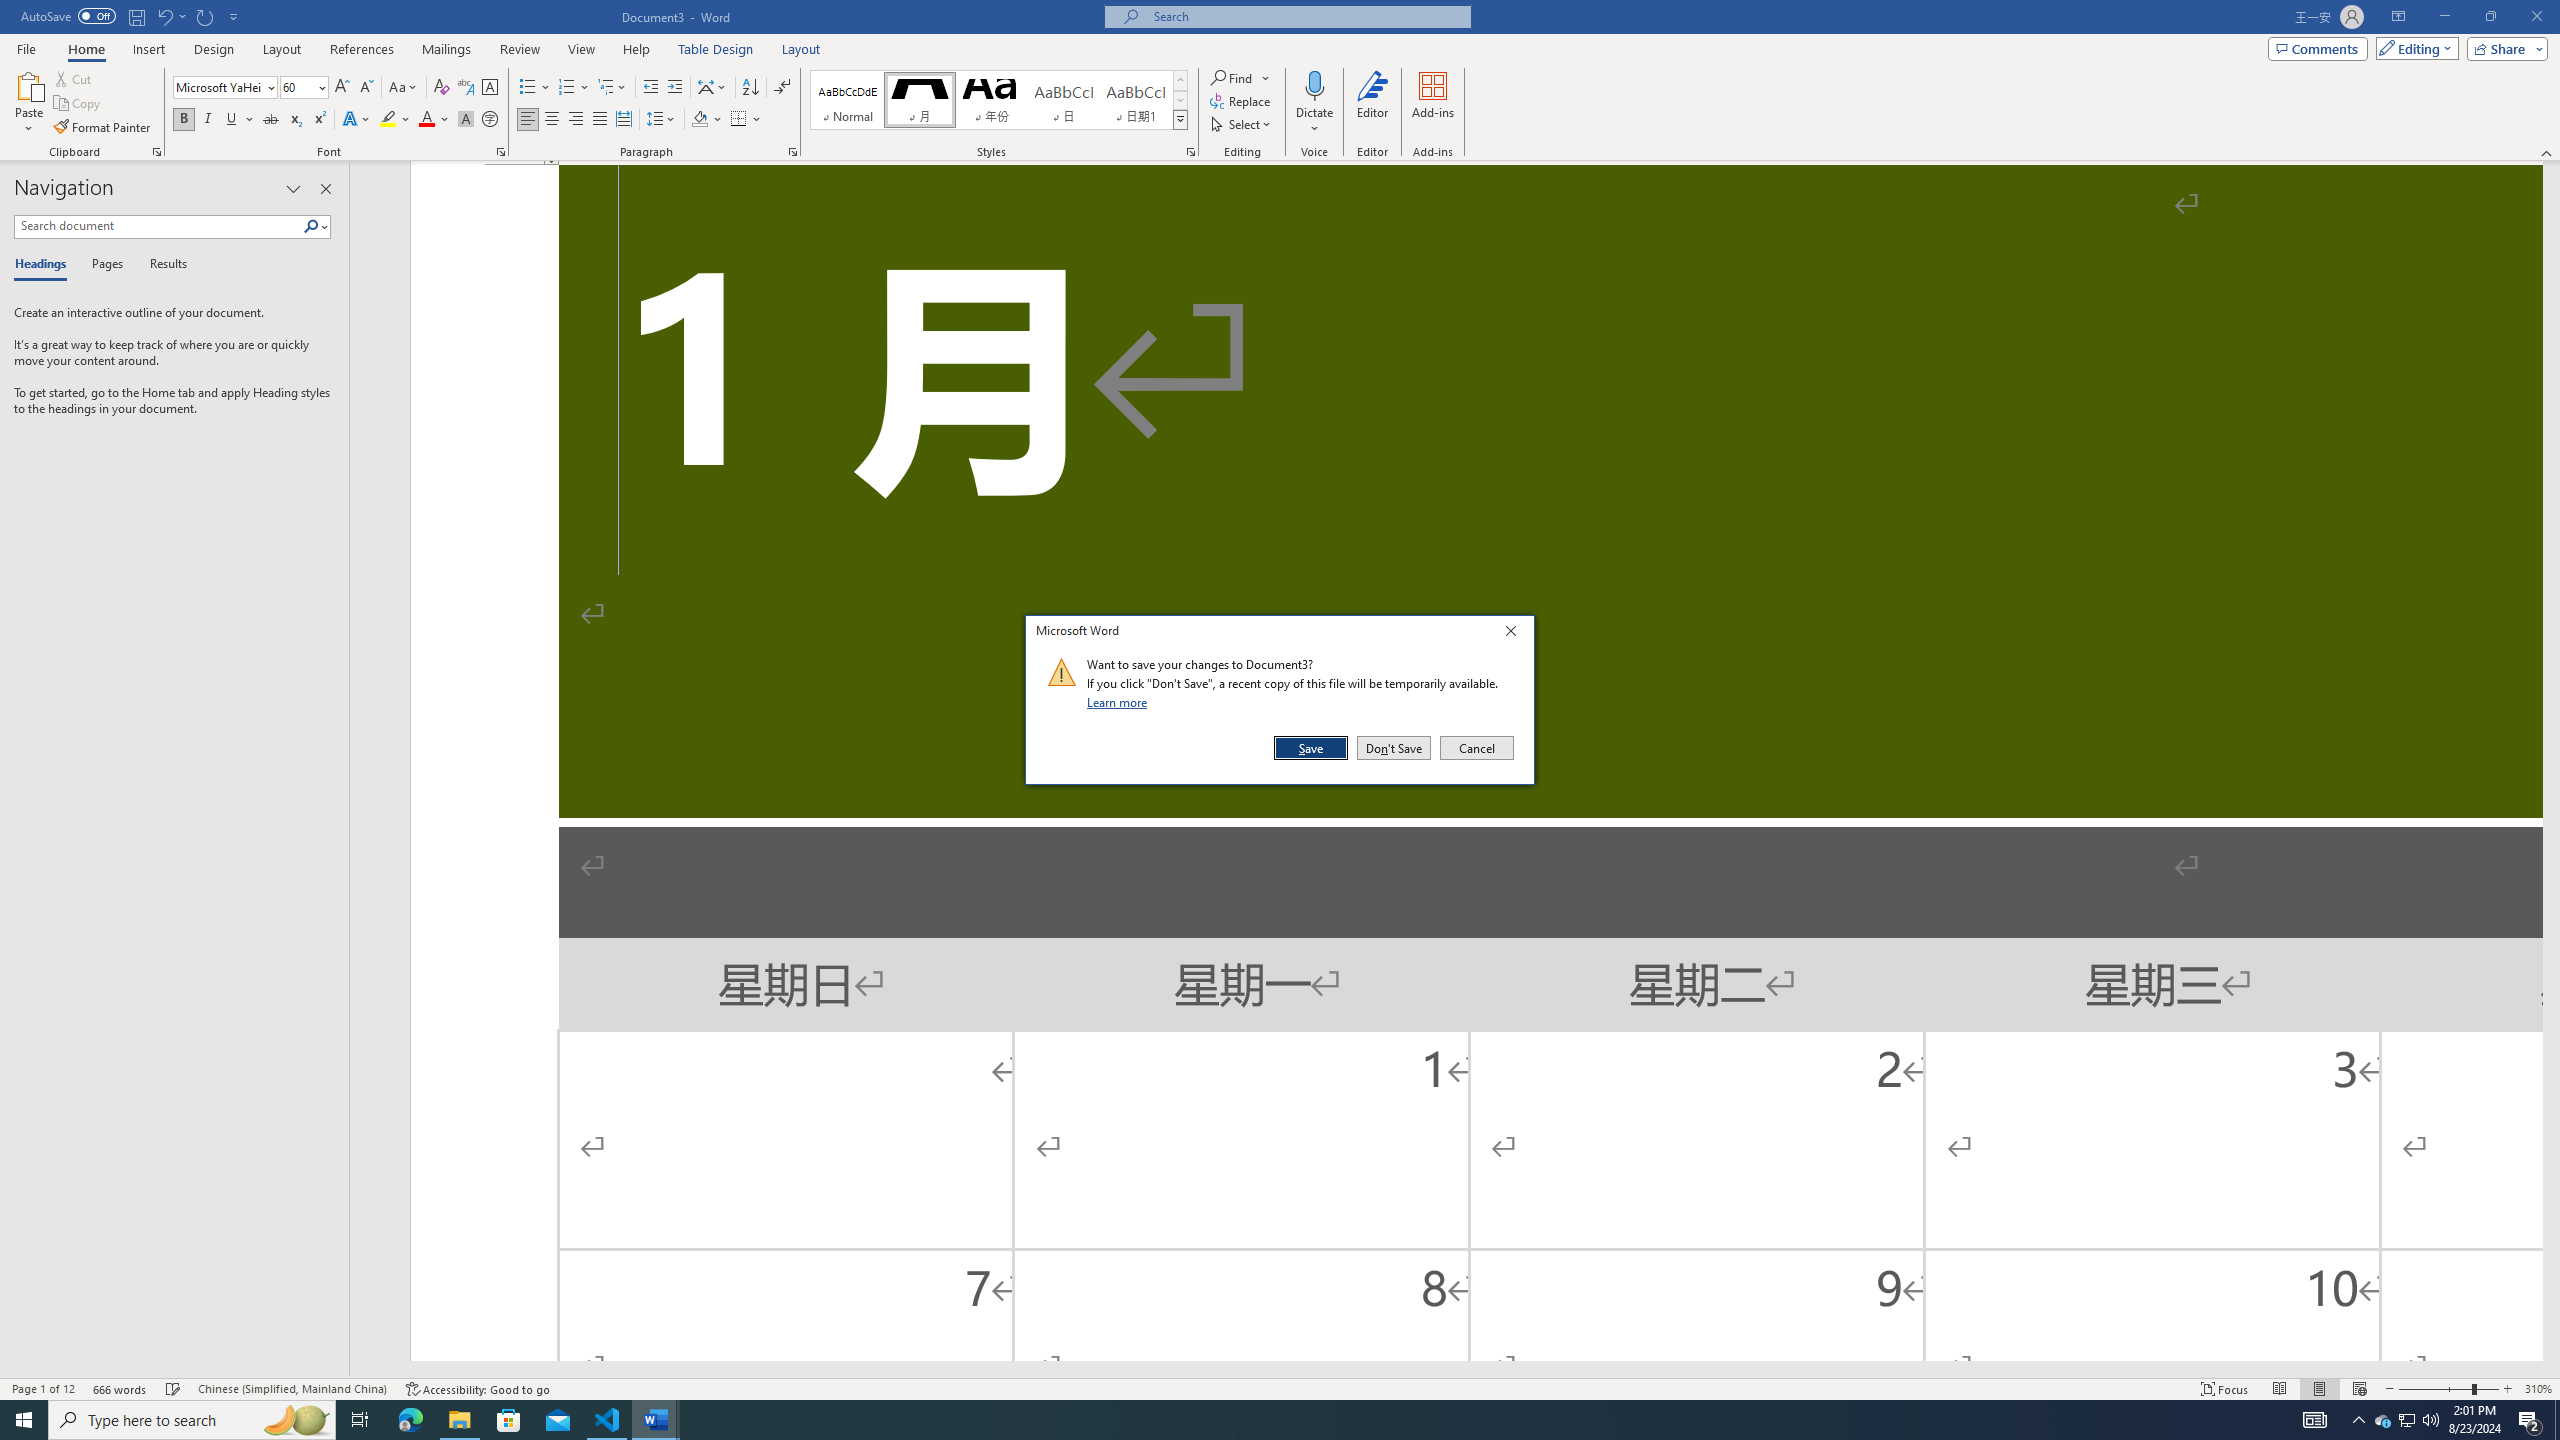  I want to click on 'Undo Increase Indent', so click(163, 15).